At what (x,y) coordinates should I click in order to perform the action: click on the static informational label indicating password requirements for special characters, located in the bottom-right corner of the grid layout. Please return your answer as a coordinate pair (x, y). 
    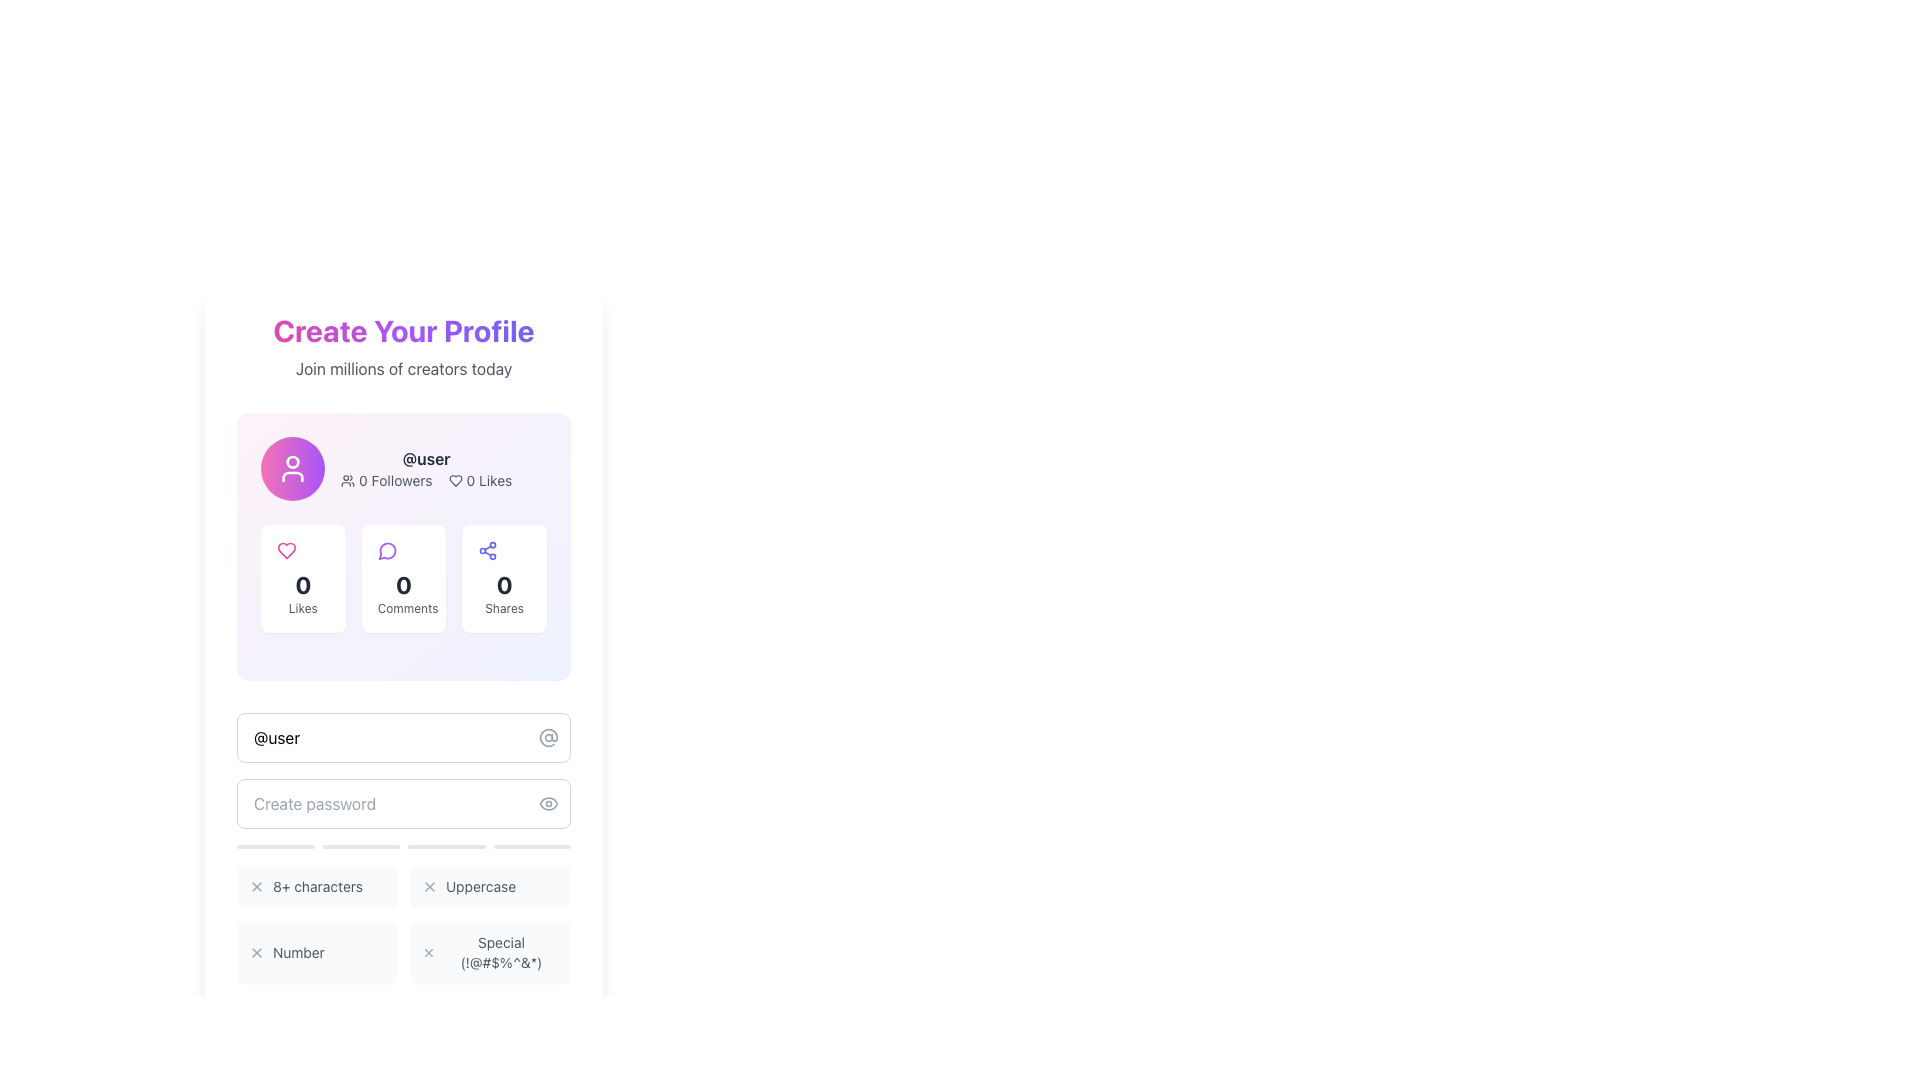
    Looking at the image, I should click on (490, 951).